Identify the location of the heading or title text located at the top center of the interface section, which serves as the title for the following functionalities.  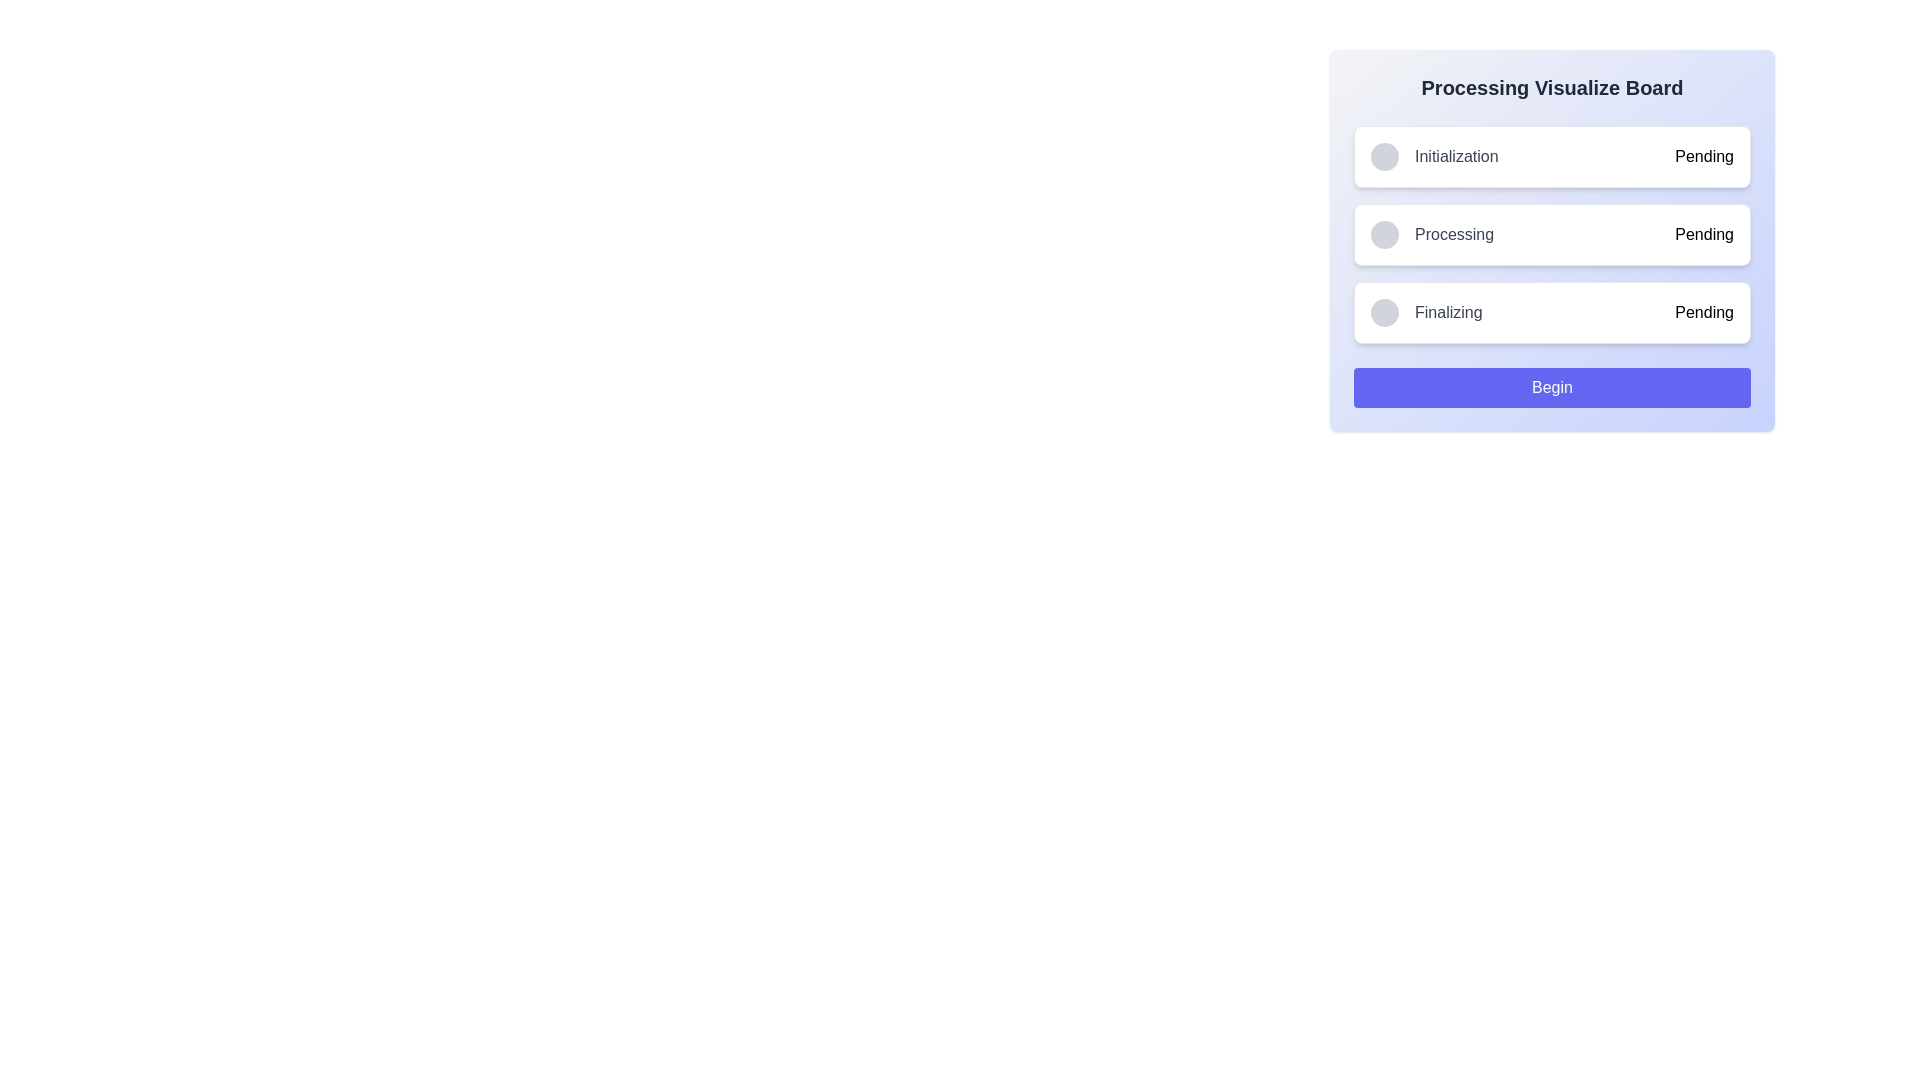
(1551, 87).